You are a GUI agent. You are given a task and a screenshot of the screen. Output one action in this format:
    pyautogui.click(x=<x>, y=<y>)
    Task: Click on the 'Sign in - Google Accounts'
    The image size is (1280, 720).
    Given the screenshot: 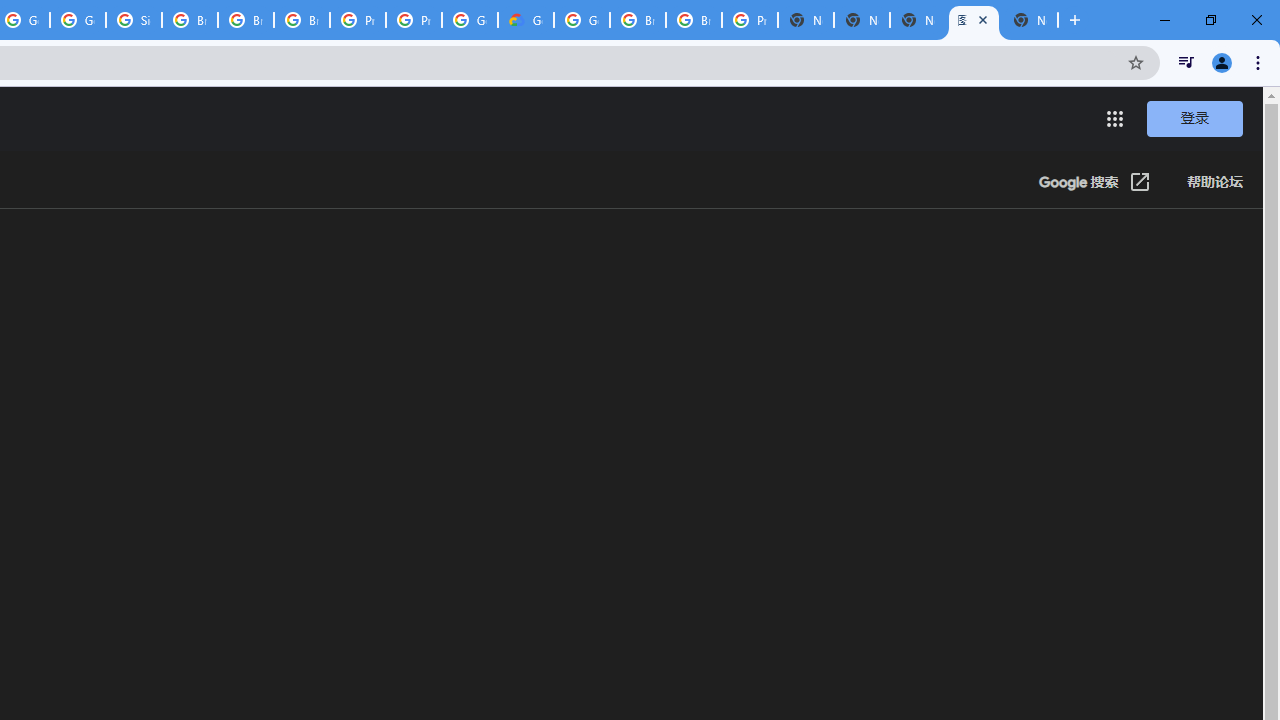 What is the action you would take?
    pyautogui.click(x=133, y=20)
    